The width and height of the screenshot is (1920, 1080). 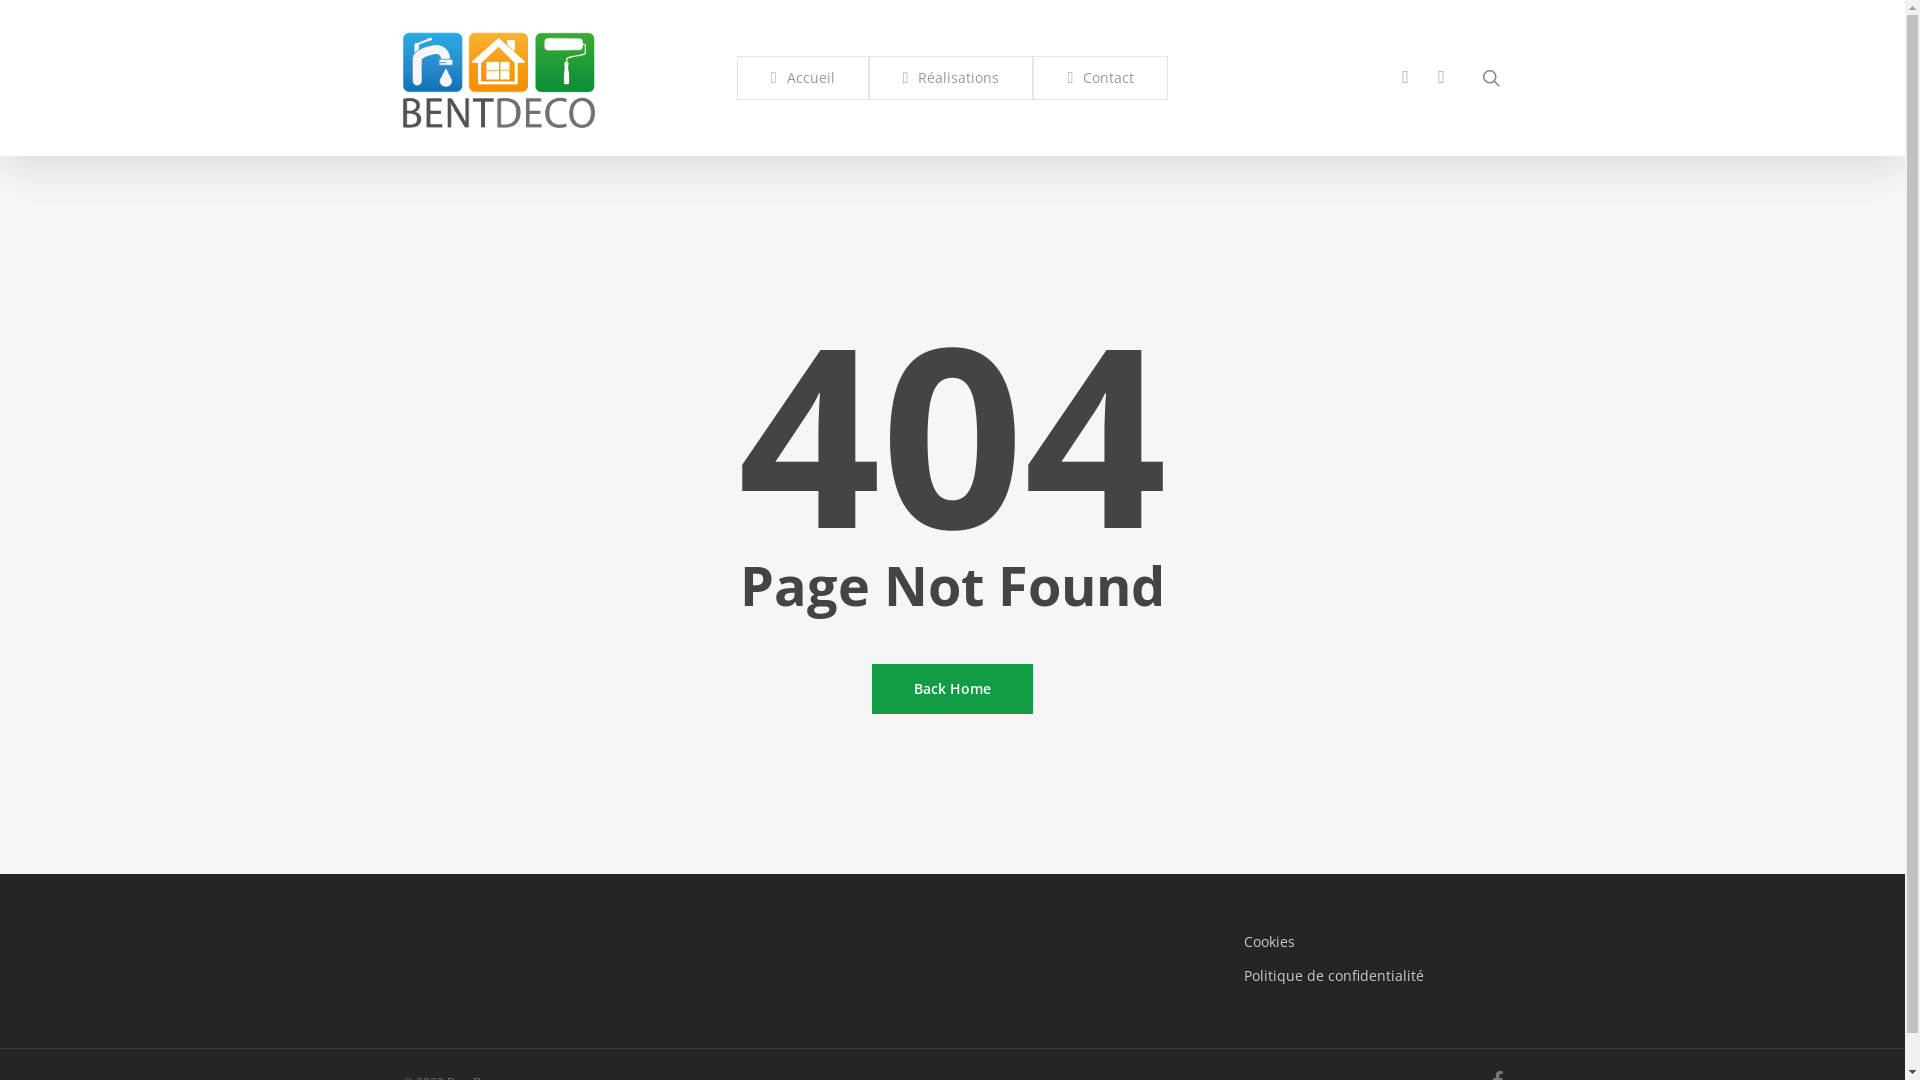 What do you see at coordinates (1489, 76) in the screenshot?
I see `'search'` at bounding box center [1489, 76].